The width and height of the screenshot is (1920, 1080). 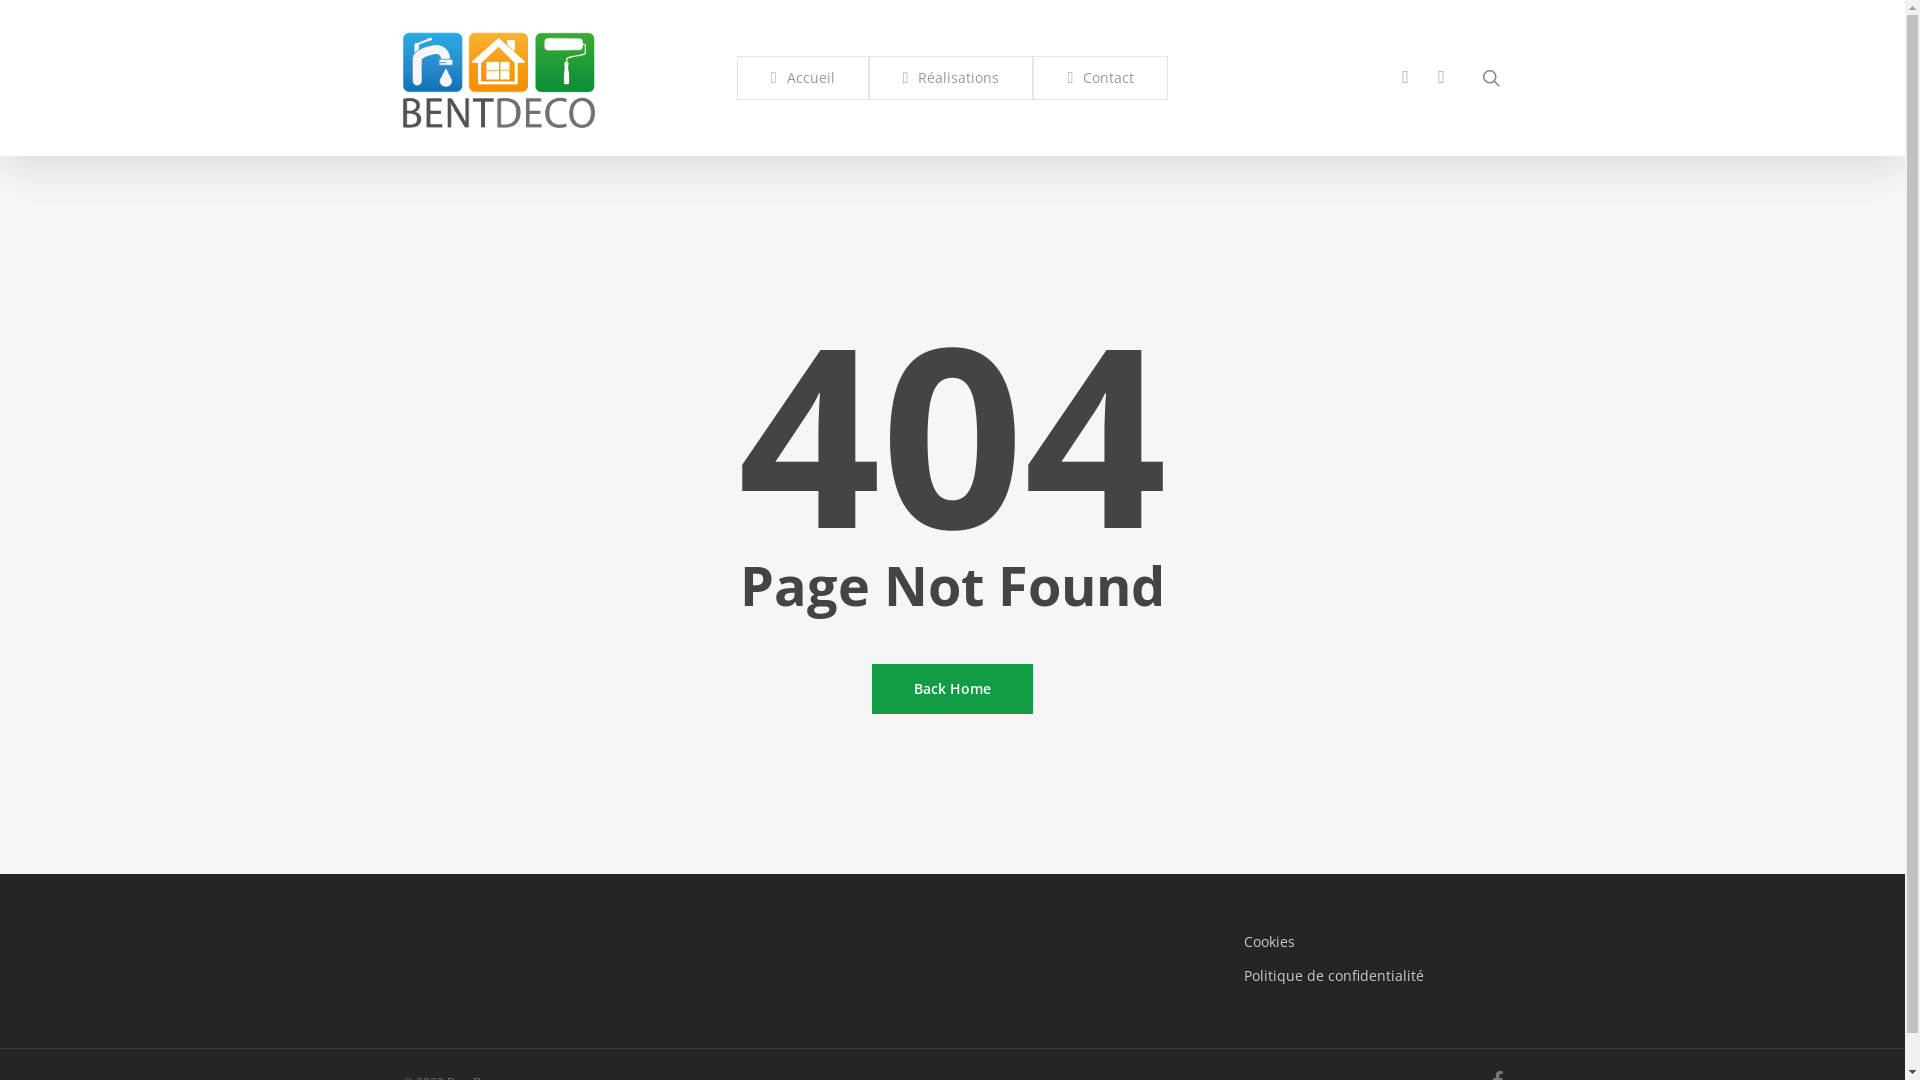 What do you see at coordinates (1489, 76) in the screenshot?
I see `'search'` at bounding box center [1489, 76].